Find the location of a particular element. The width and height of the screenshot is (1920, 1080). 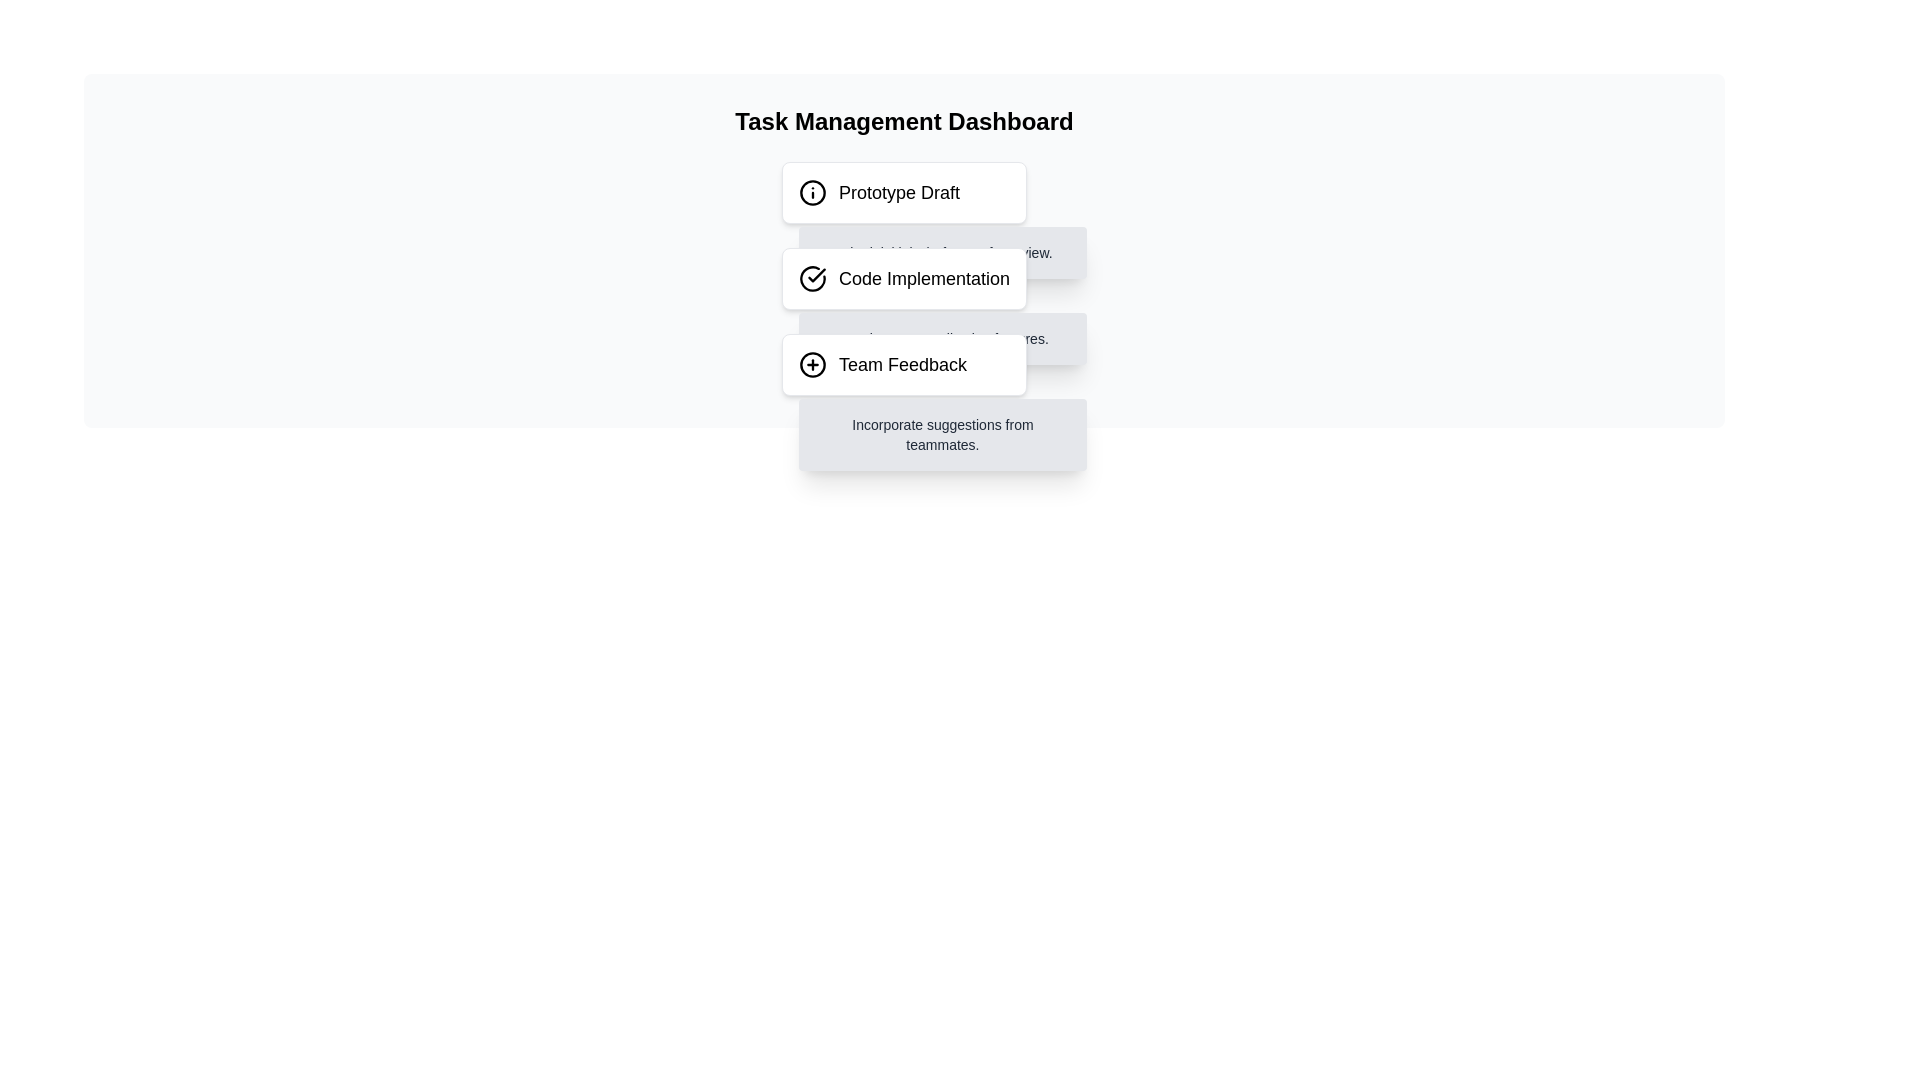

the circle SVG element that indicates additional information within the 'Prototype Draft' item on the Task Management Dashboard is located at coordinates (812, 192).